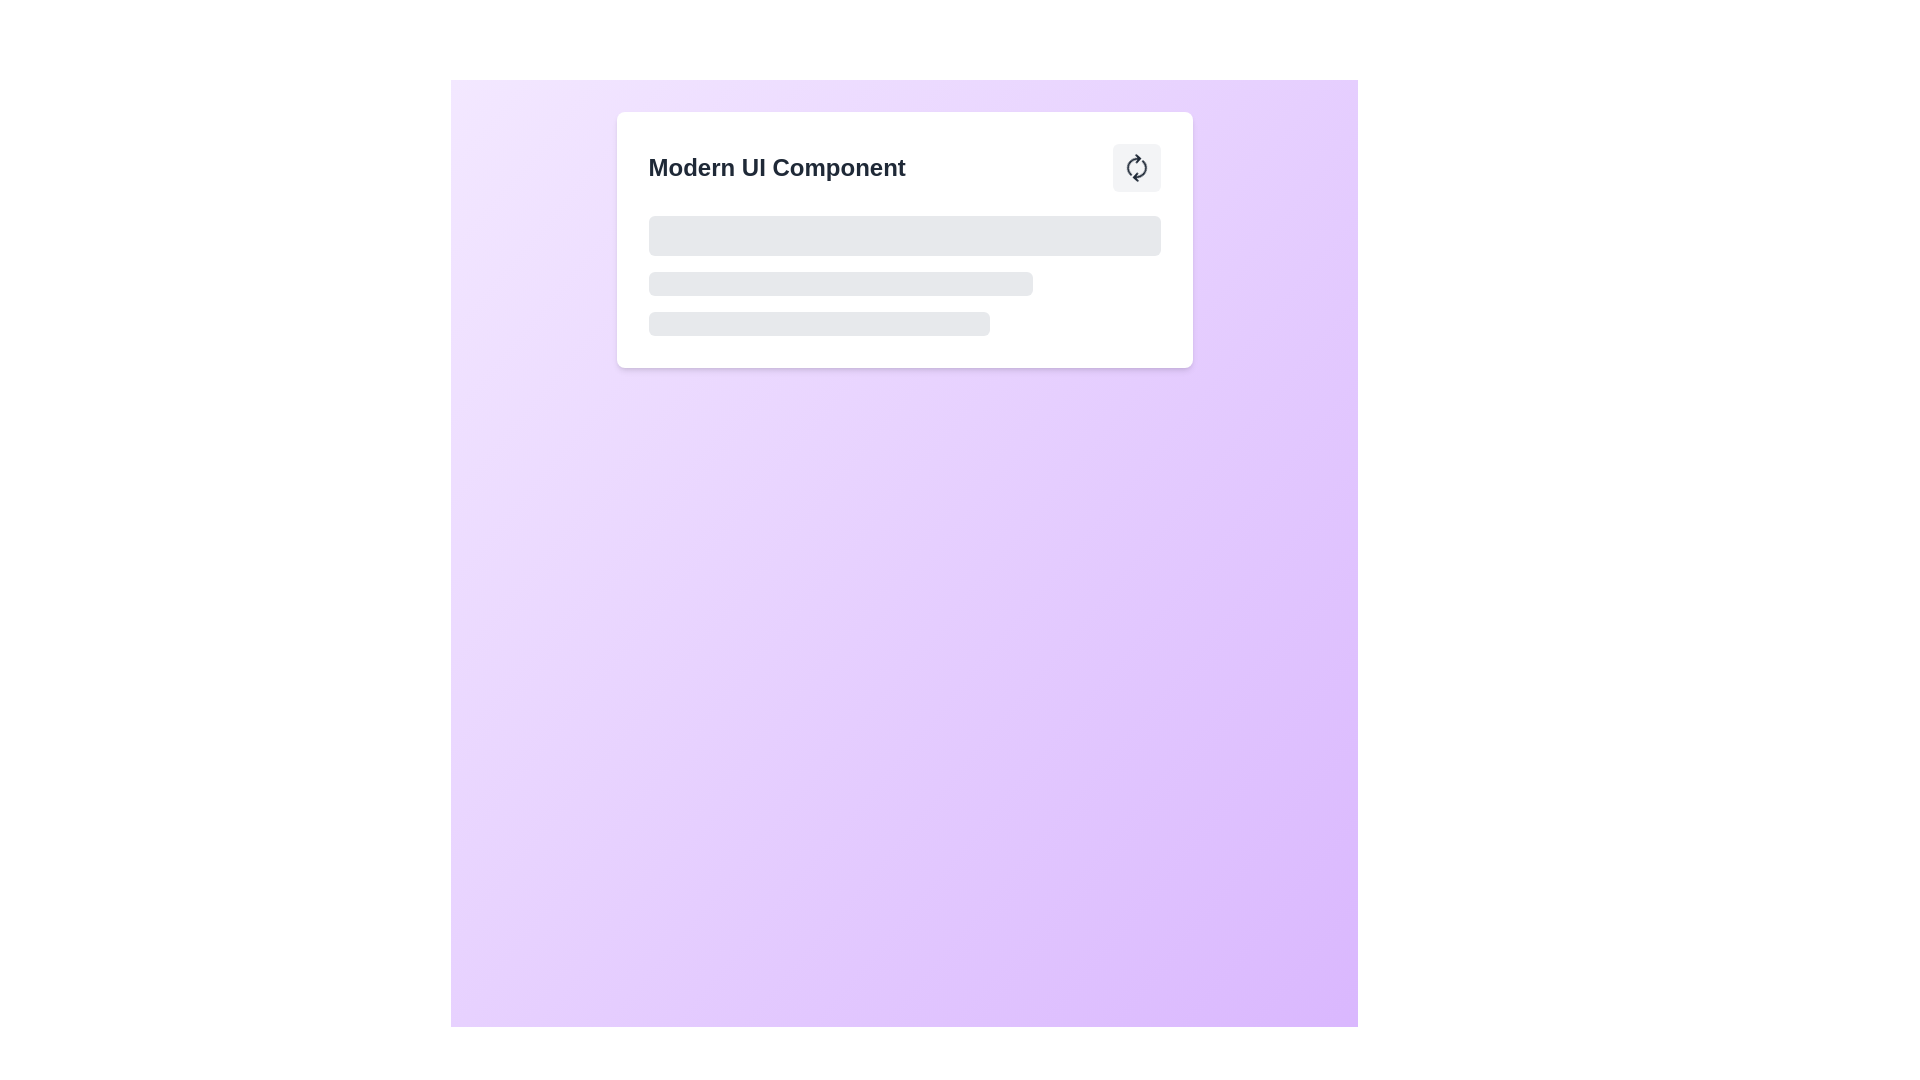 The height and width of the screenshot is (1080, 1920). I want to click on the placeholder element located directly below the 'Modern UI Component' title, which signifies a loading state or reserved space for future content, so click(903, 234).